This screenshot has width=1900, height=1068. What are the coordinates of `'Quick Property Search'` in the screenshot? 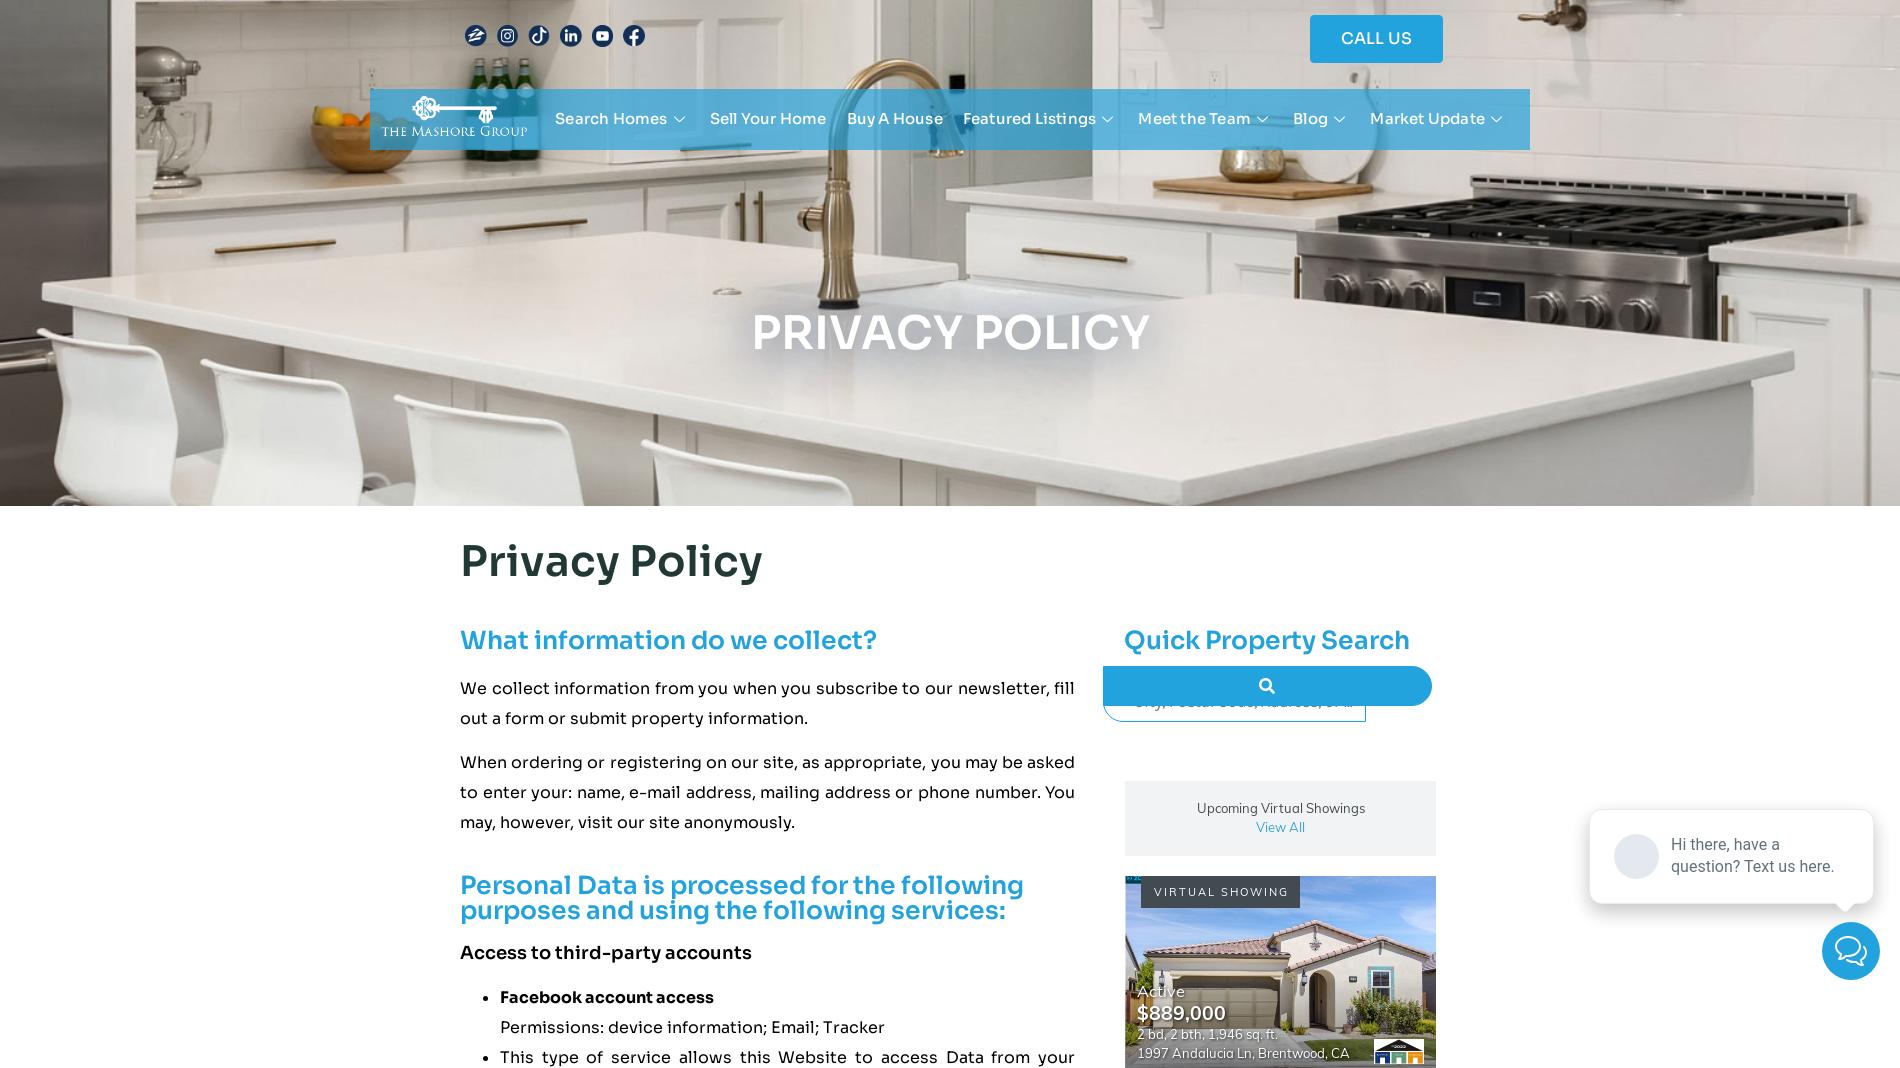 It's located at (1124, 638).